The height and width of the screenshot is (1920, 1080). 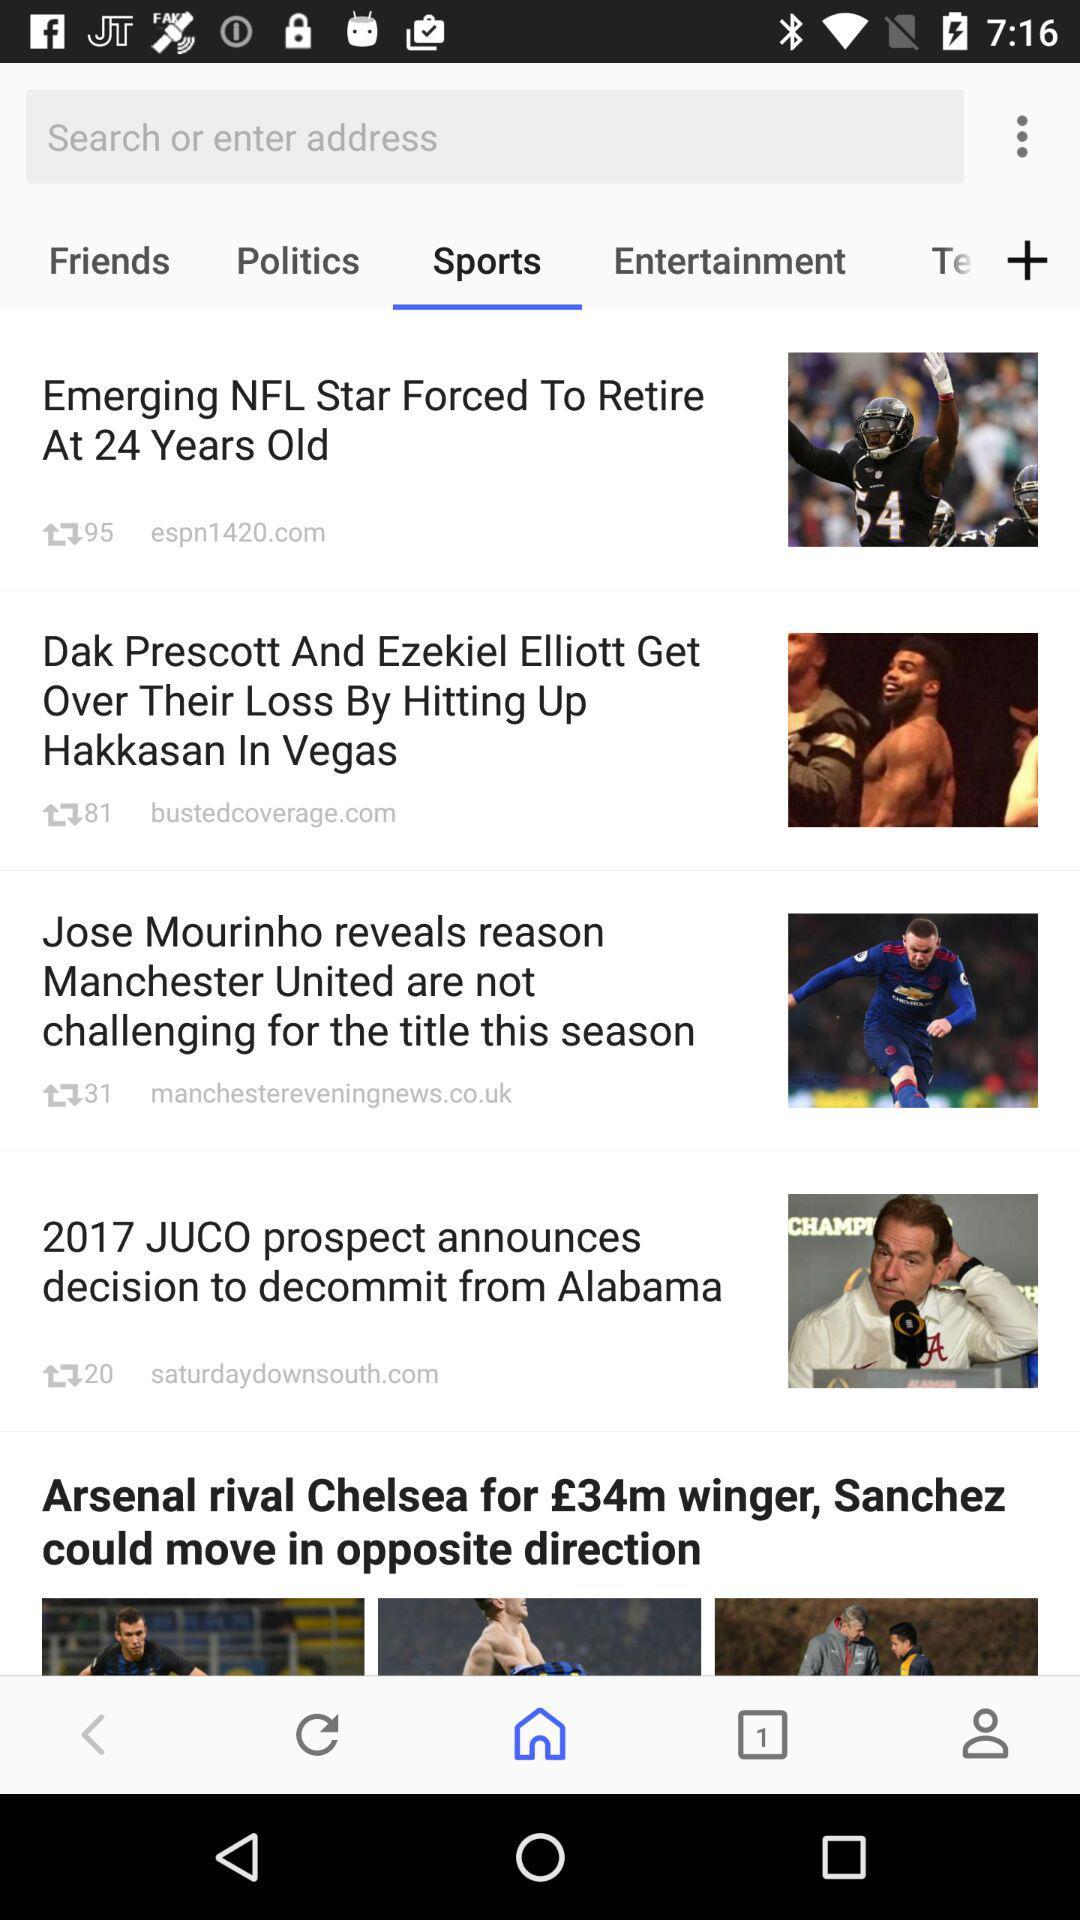 I want to click on the add icon, so click(x=1027, y=258).